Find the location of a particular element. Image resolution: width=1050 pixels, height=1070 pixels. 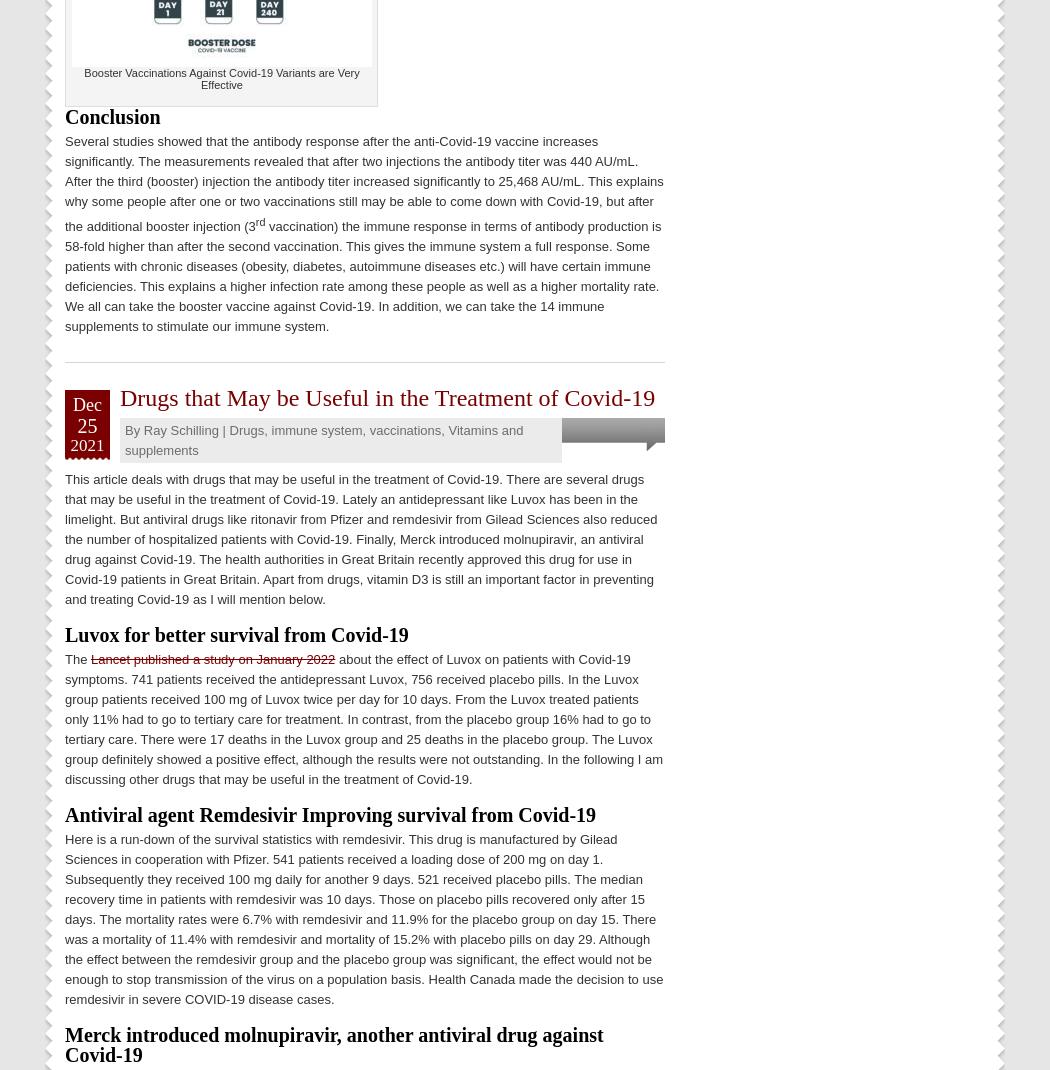

'Vitamins and supplements' is located at coordinates (324, 438).